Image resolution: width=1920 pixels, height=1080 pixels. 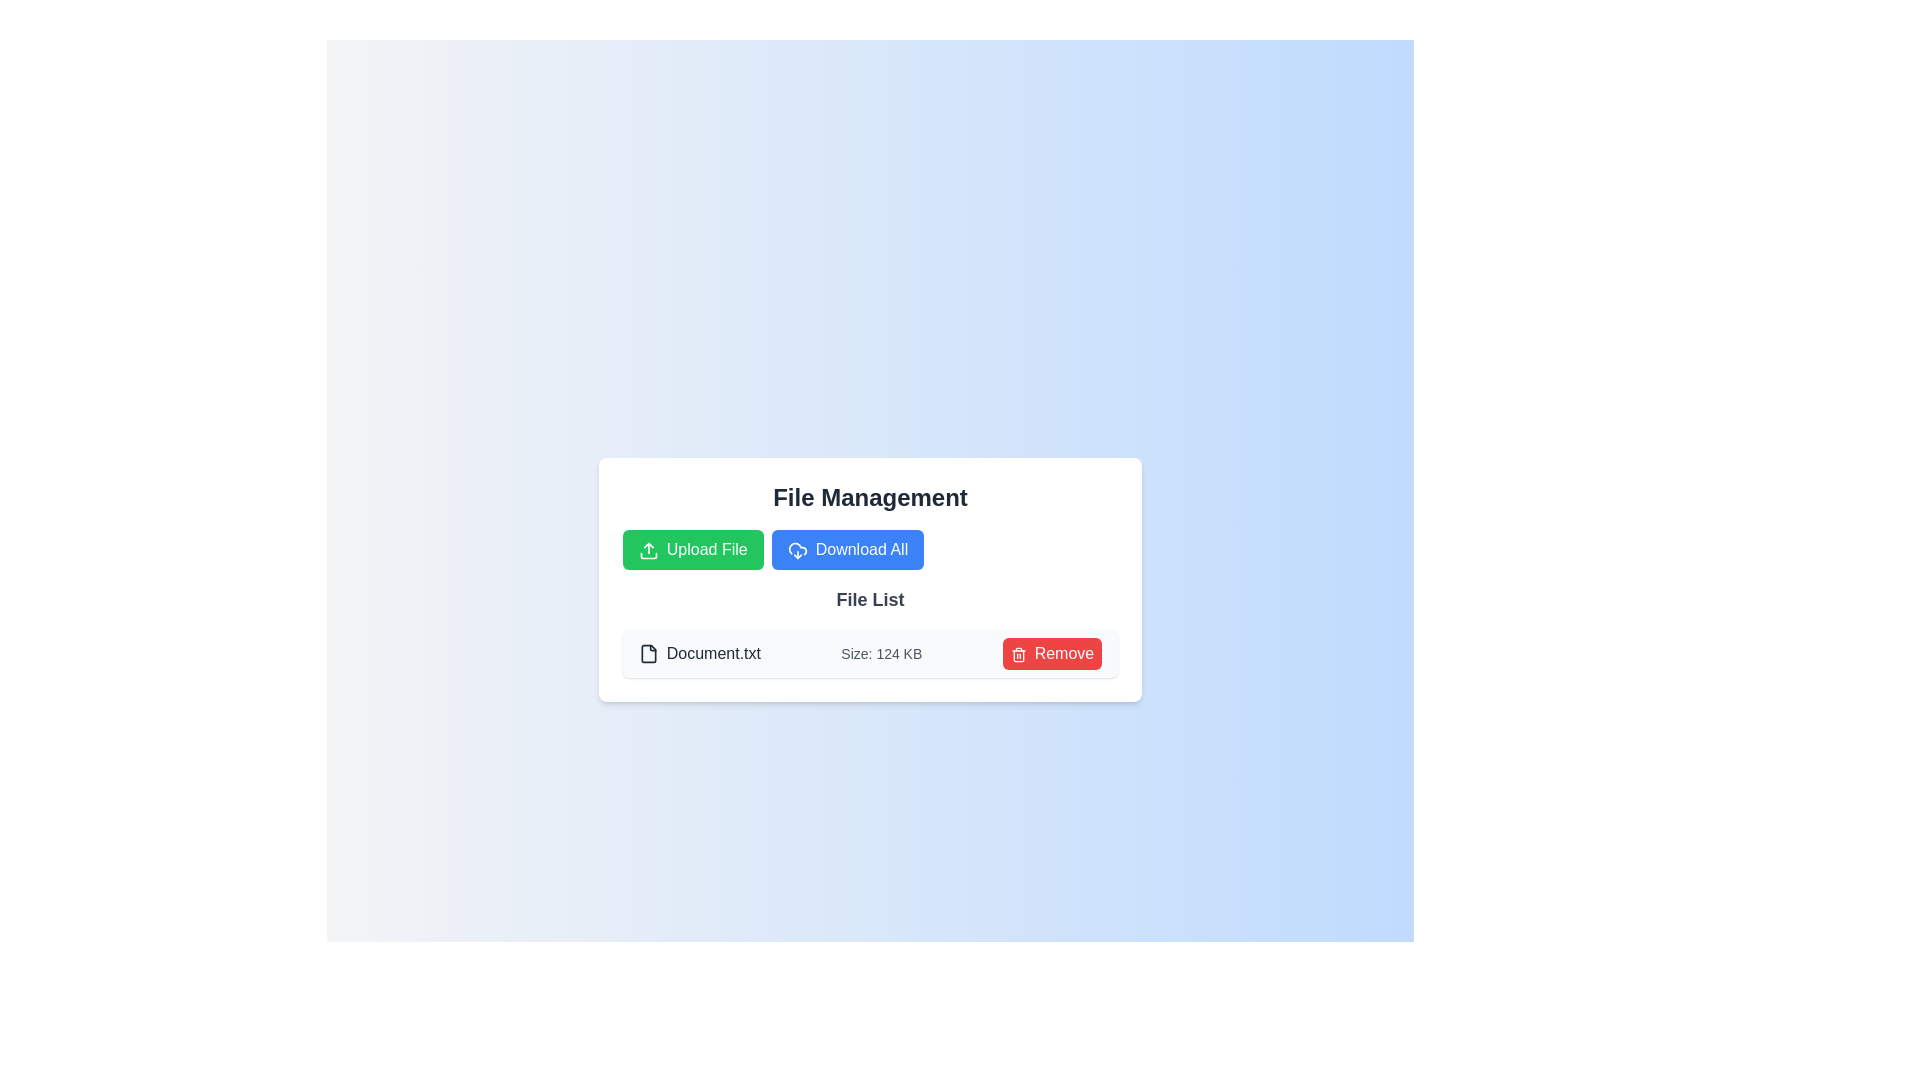 I want to click on the static text label displaying the file size 'Size: 124 KB', which is located to the right of 'Document.txt' and to the left of the 'Remove' button, so click(x=880, y=654).